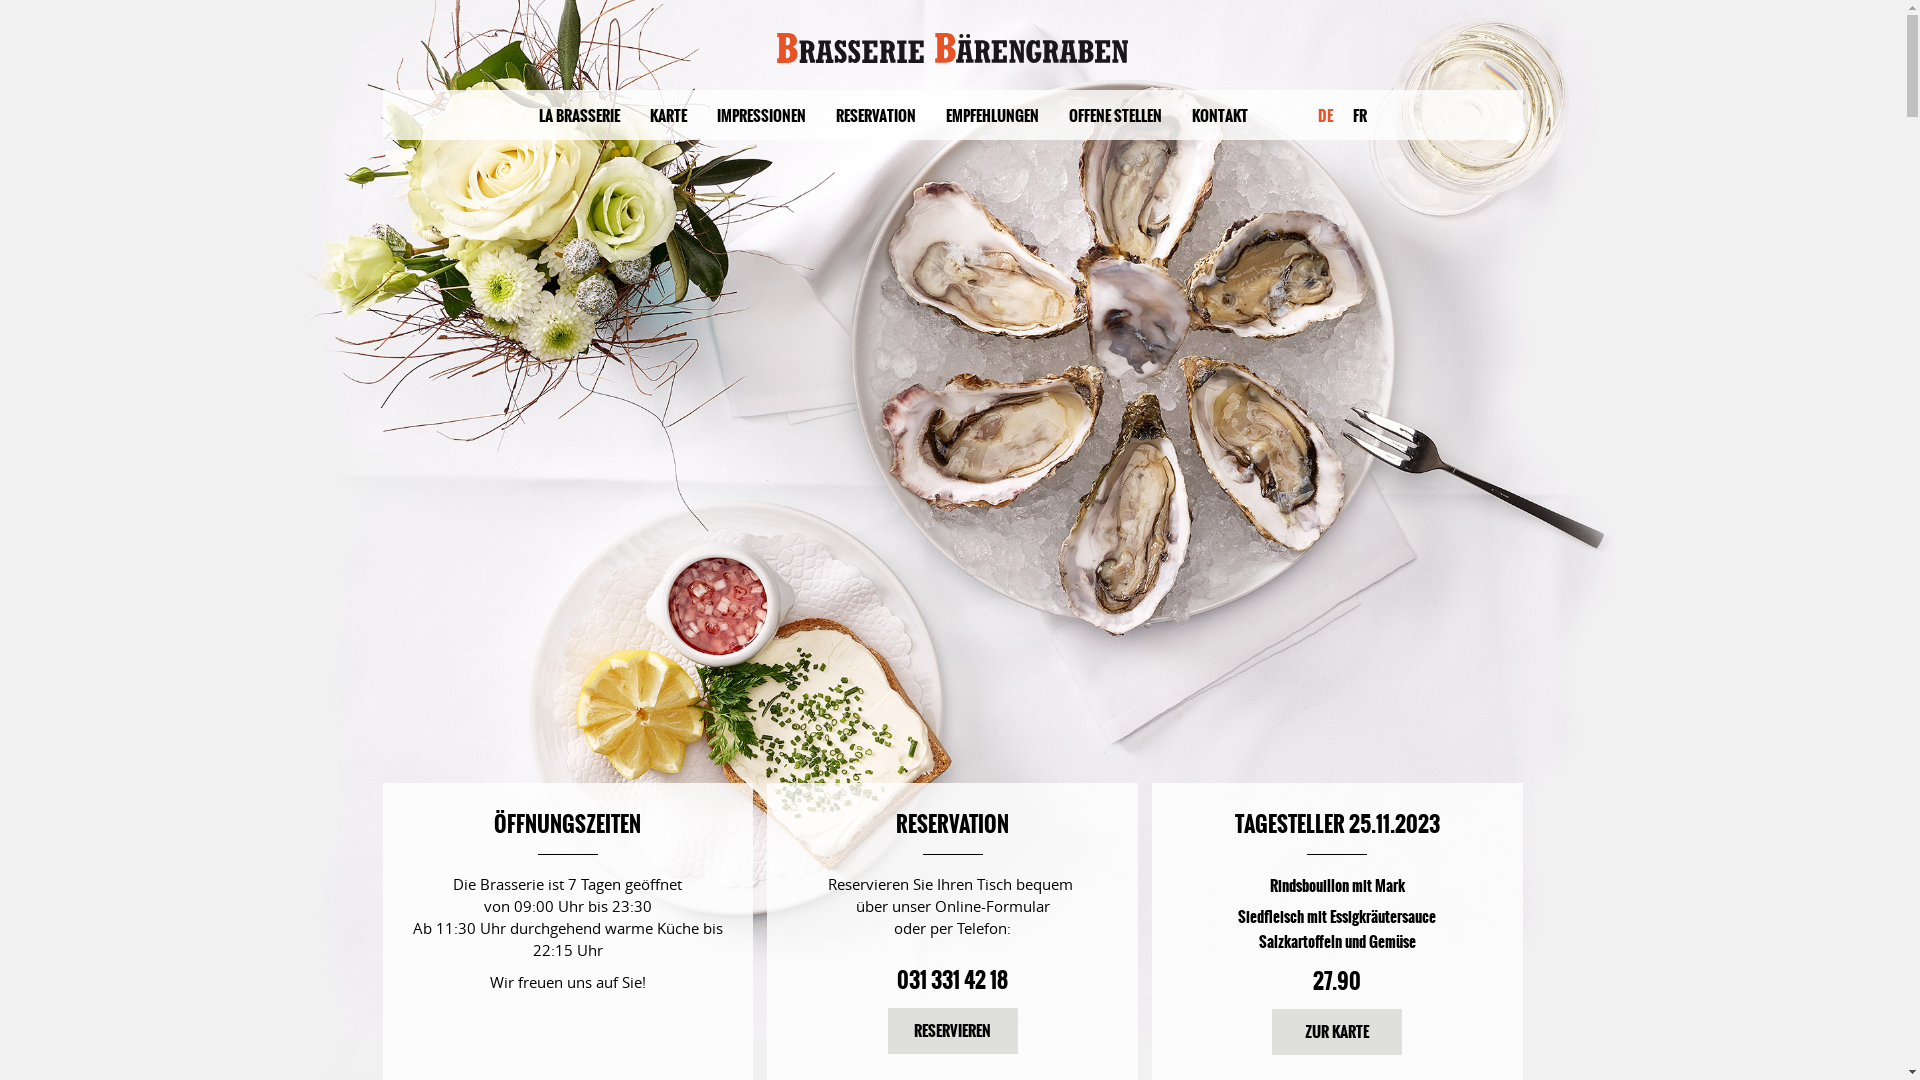 The height and width of the screenshot is (1080, 1920). Describe the element at coordinates (874, 115) in the screenshot. I see `'RESERVATION'` at that location.